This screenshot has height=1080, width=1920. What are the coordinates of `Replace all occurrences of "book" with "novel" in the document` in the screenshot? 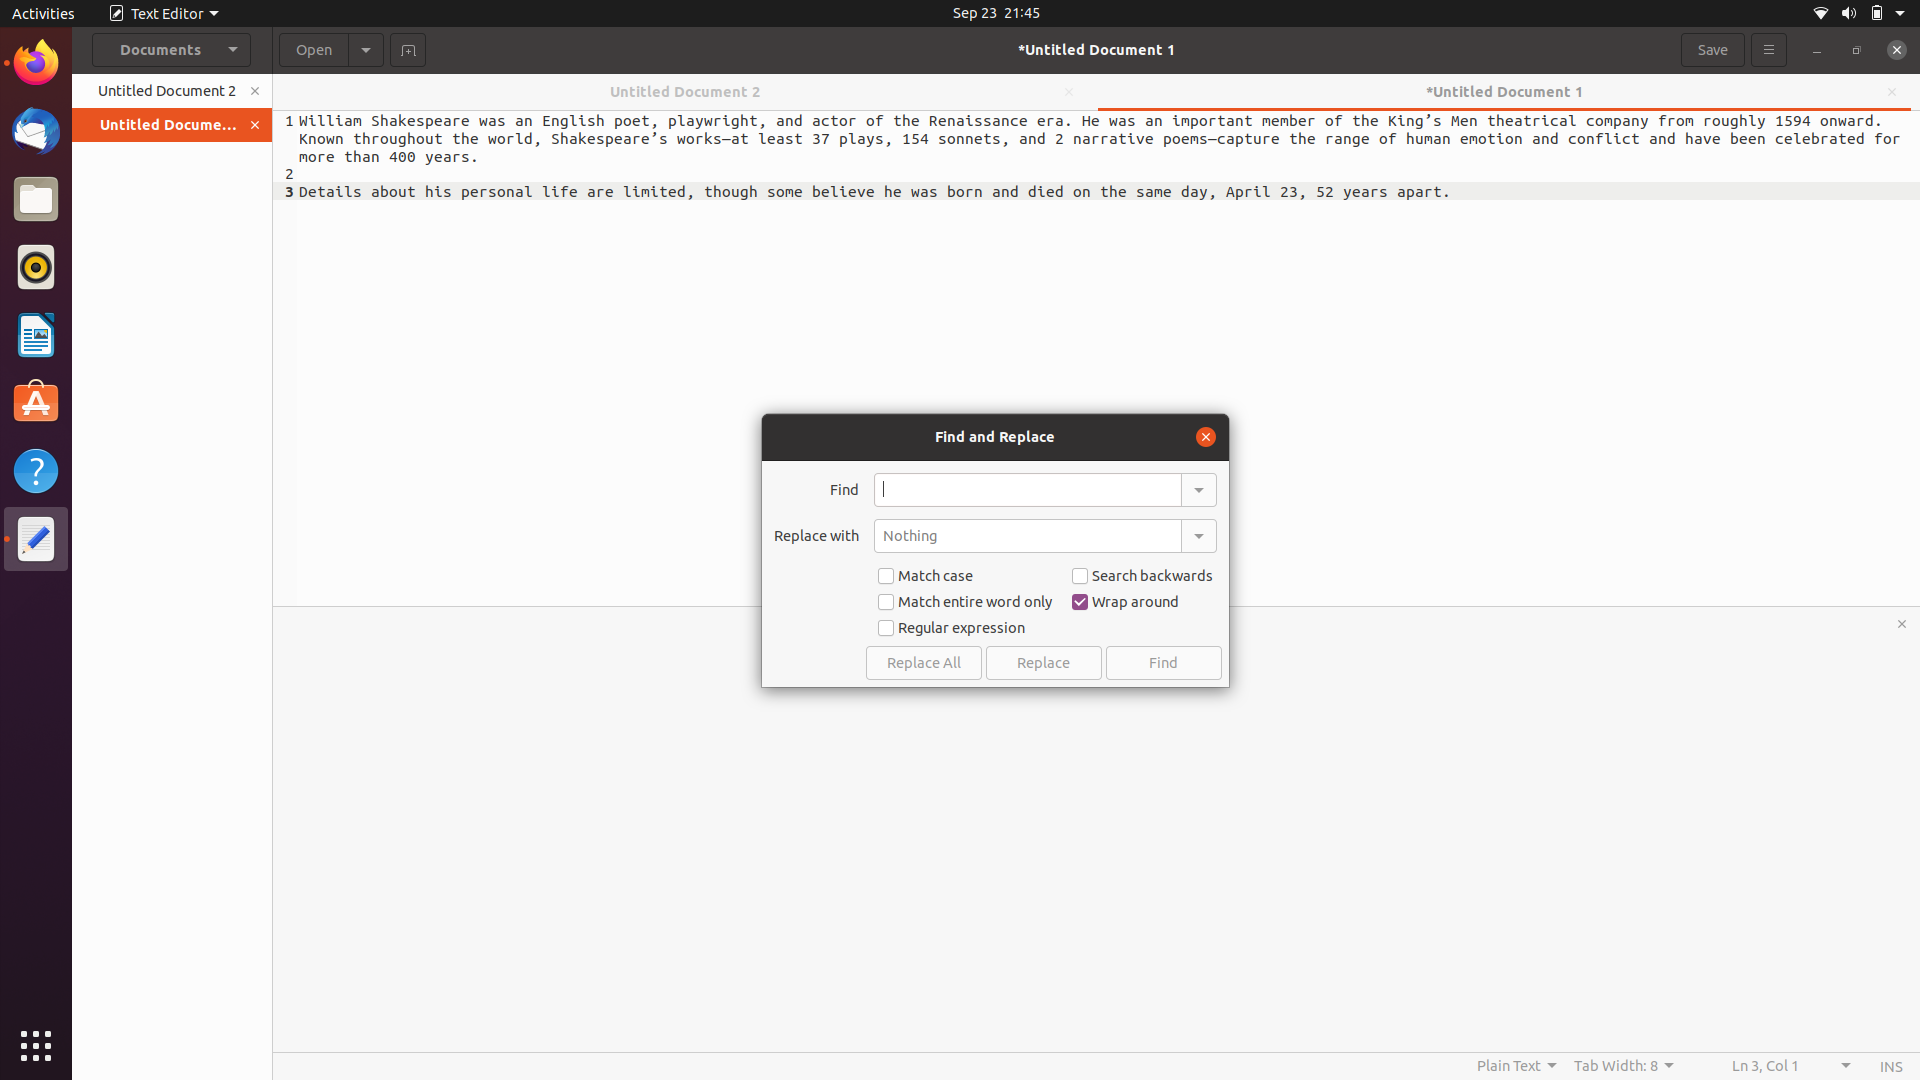 It's located at (1027, 489).